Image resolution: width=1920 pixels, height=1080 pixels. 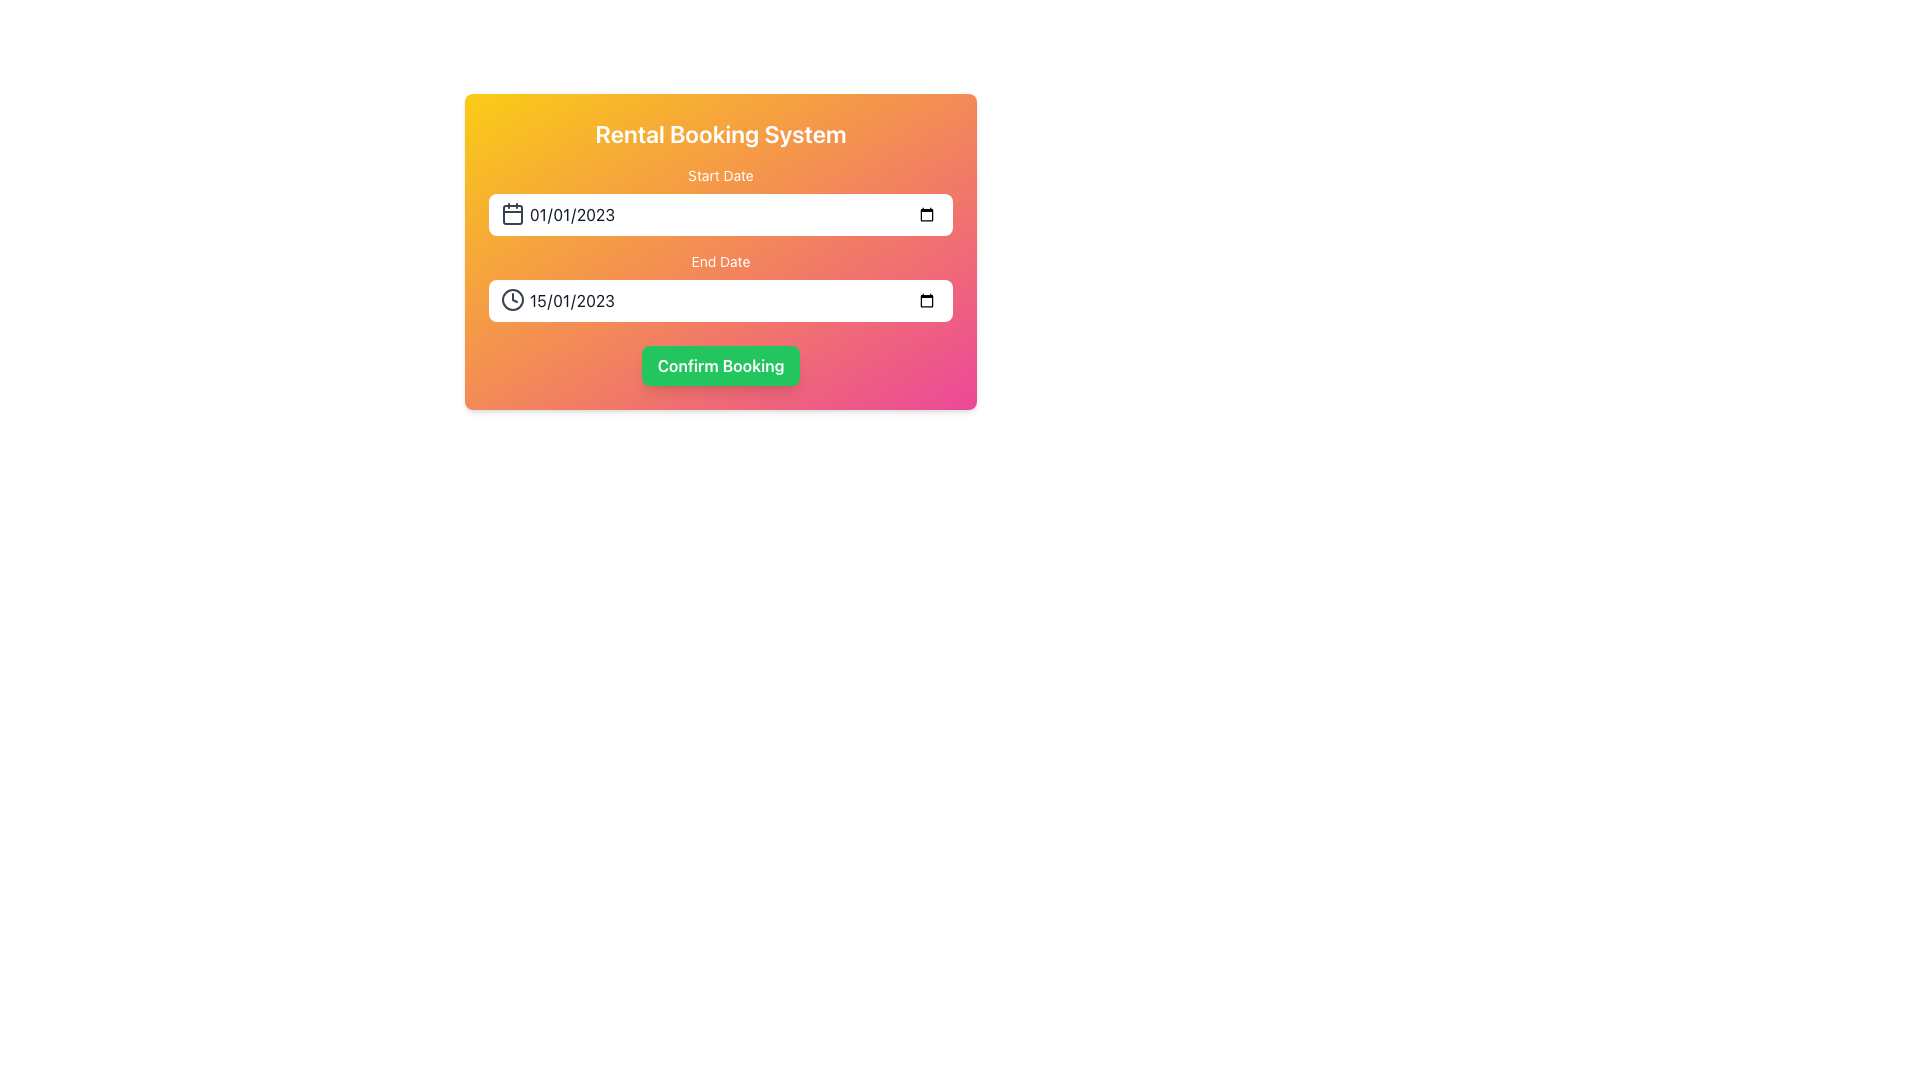 I want to click on the date picker input field, so click(x=720, y=300).